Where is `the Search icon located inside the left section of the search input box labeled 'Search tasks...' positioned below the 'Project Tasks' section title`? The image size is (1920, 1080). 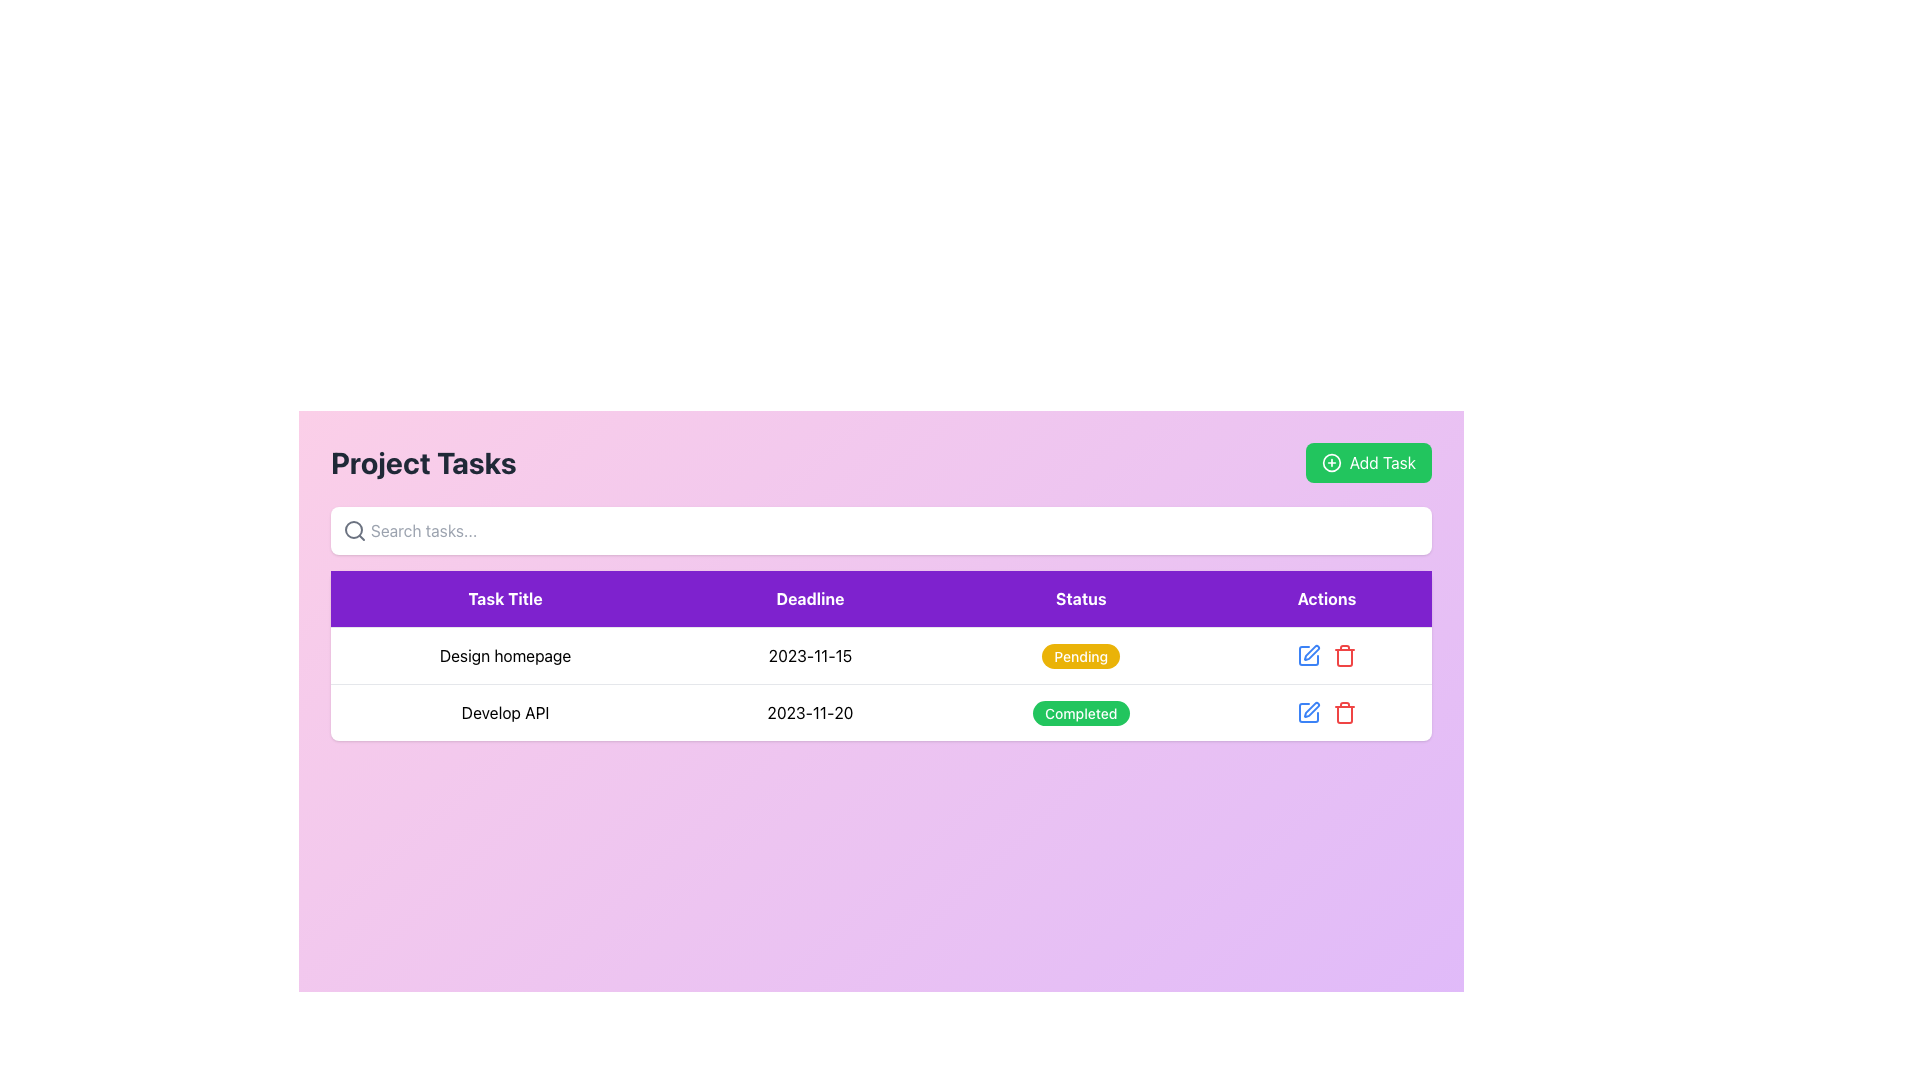 the Search icon located inside the left section of the search input box labeled 'Search tasks...' positioned below the 'Project Tasks' section title is located at coordinates (355, 530).